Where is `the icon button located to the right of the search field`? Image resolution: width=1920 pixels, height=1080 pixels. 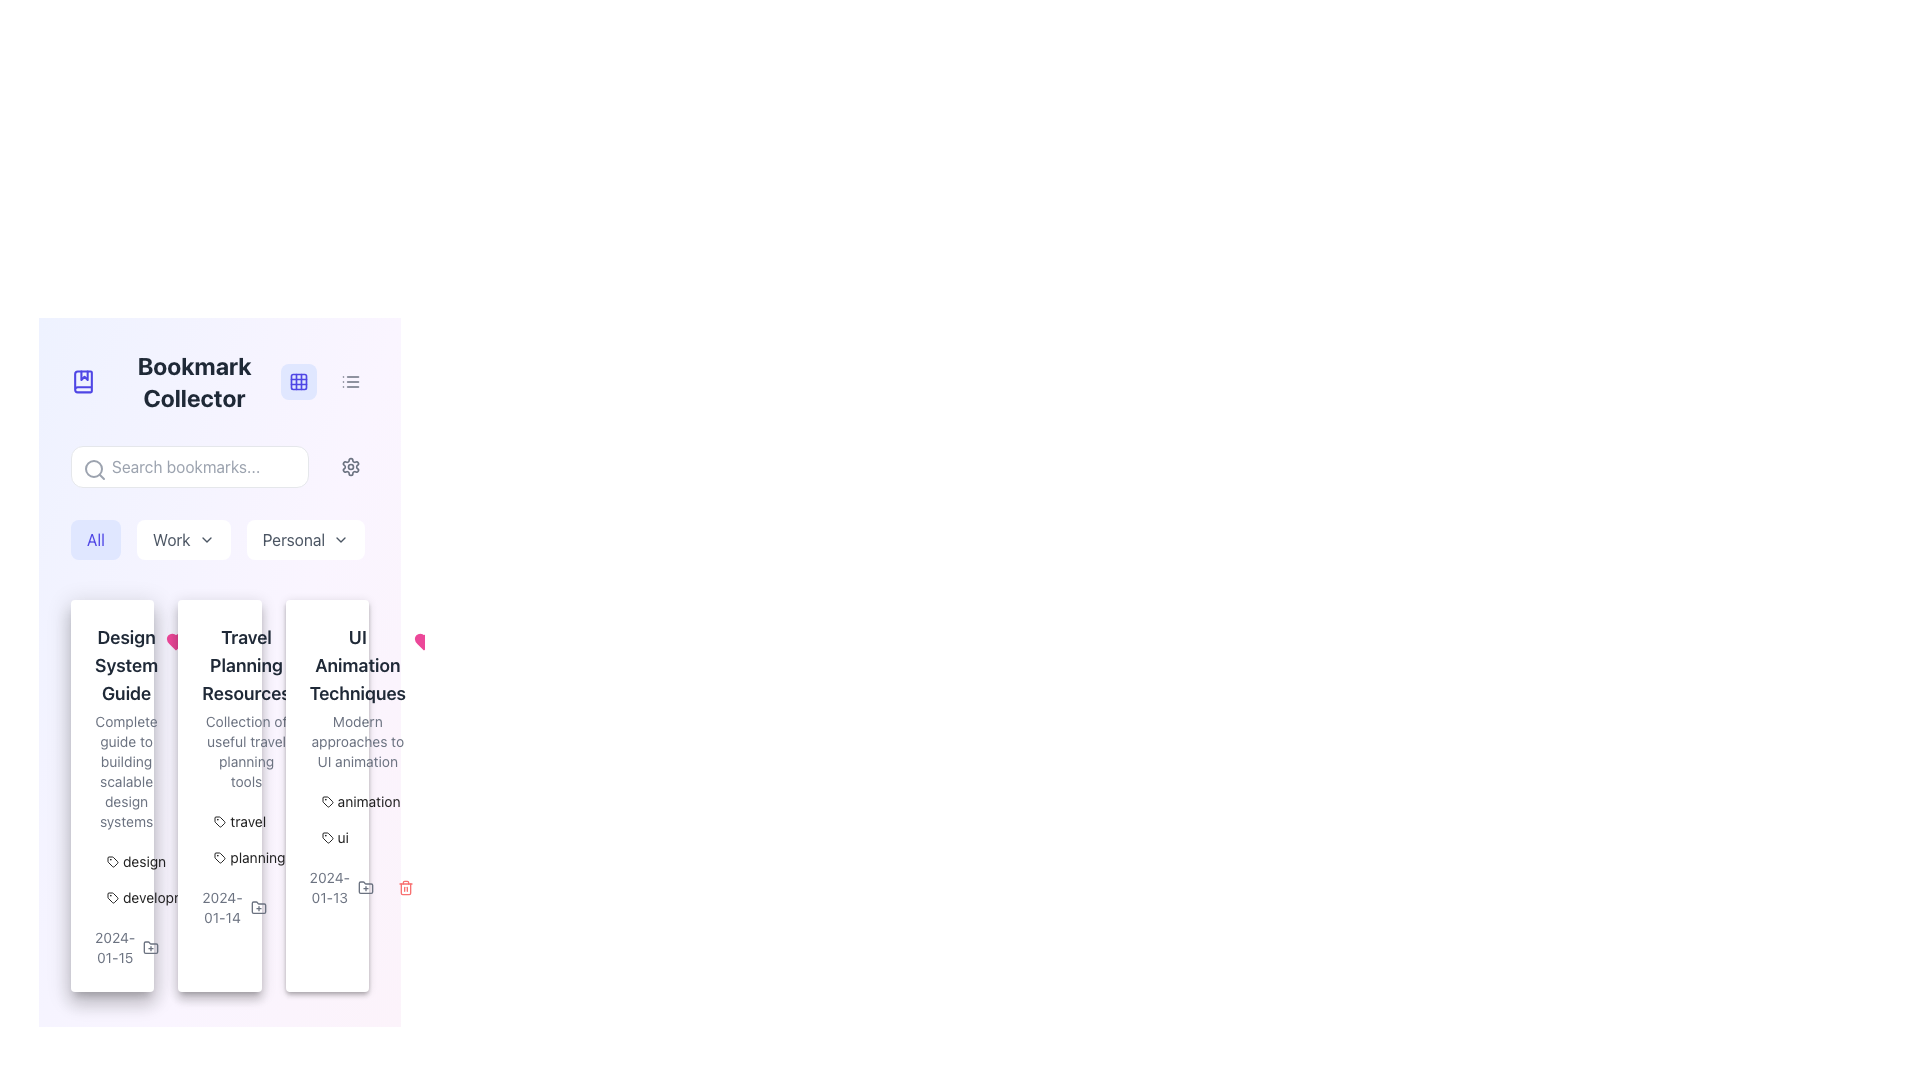
the icon button located to the right of the search field is located at coordinates (350, 466).